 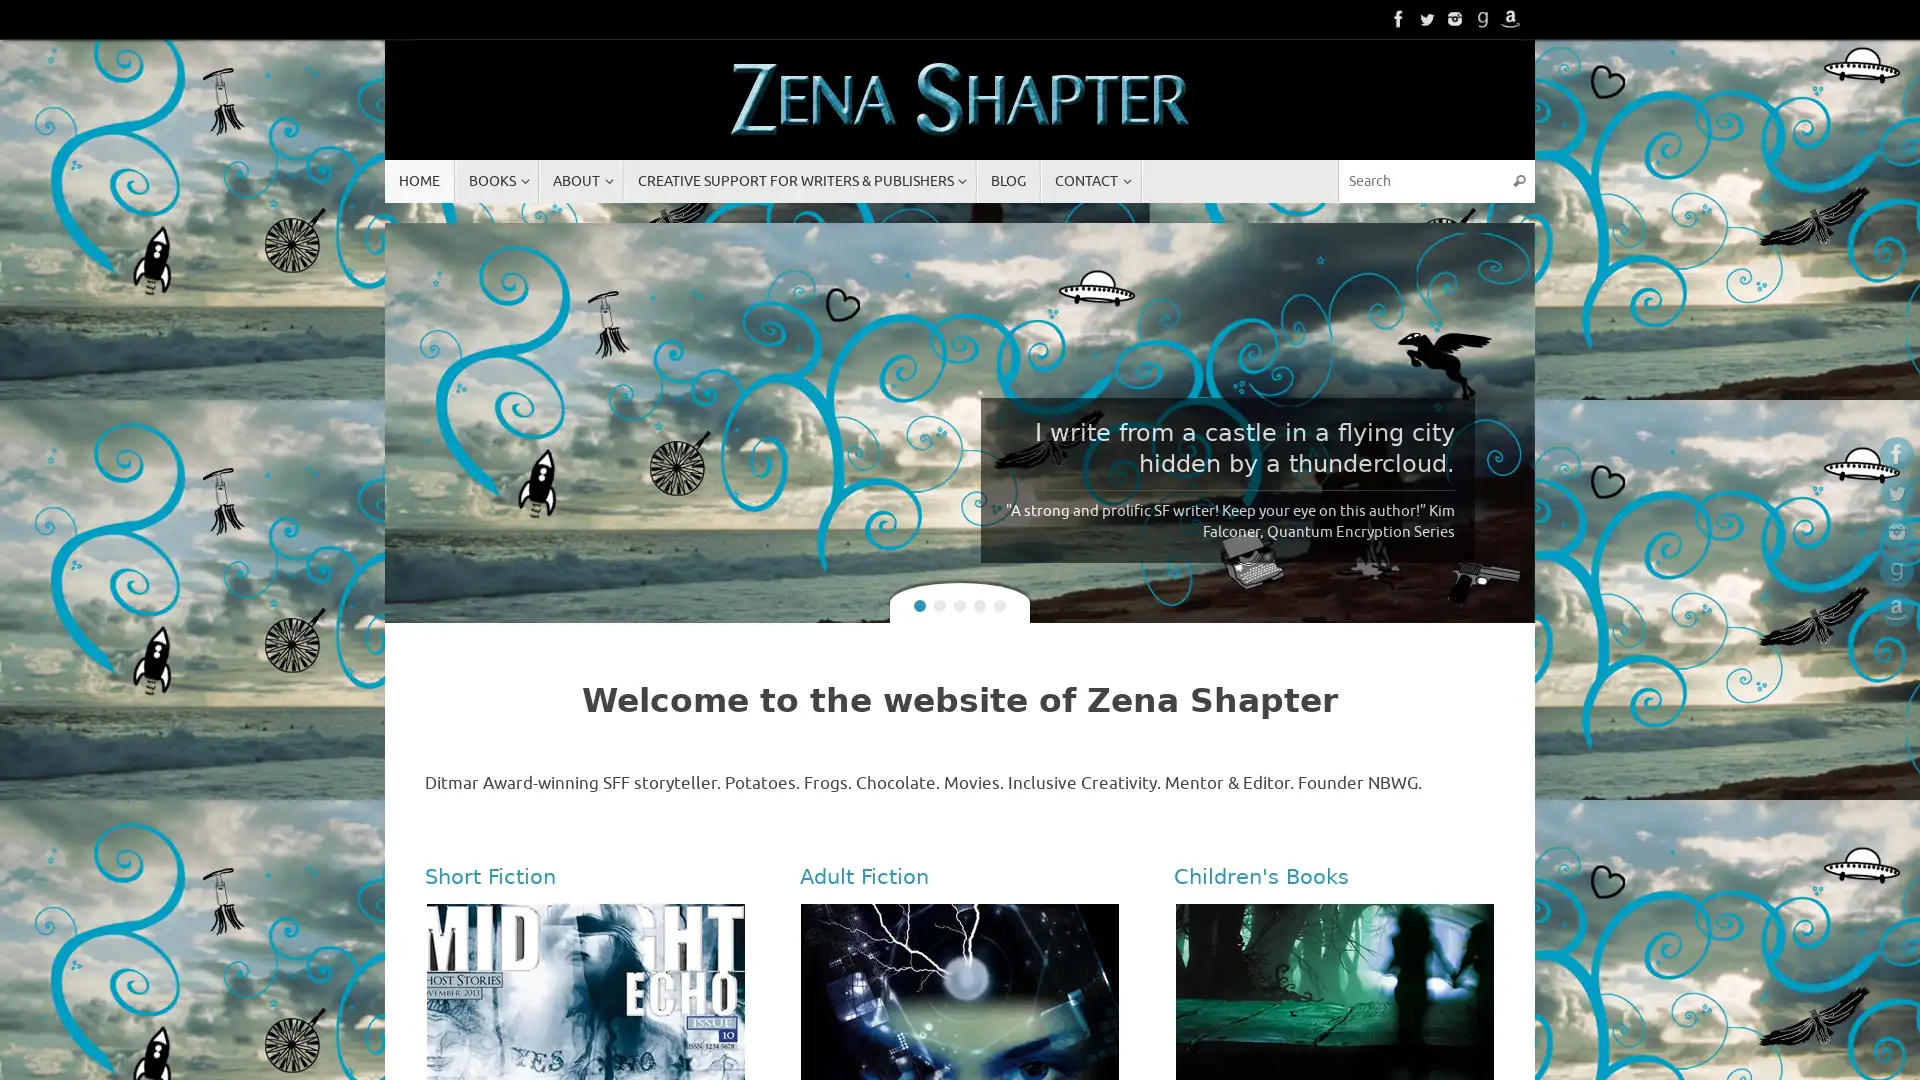 I want to click on Search, so click(x=1518, y=181).